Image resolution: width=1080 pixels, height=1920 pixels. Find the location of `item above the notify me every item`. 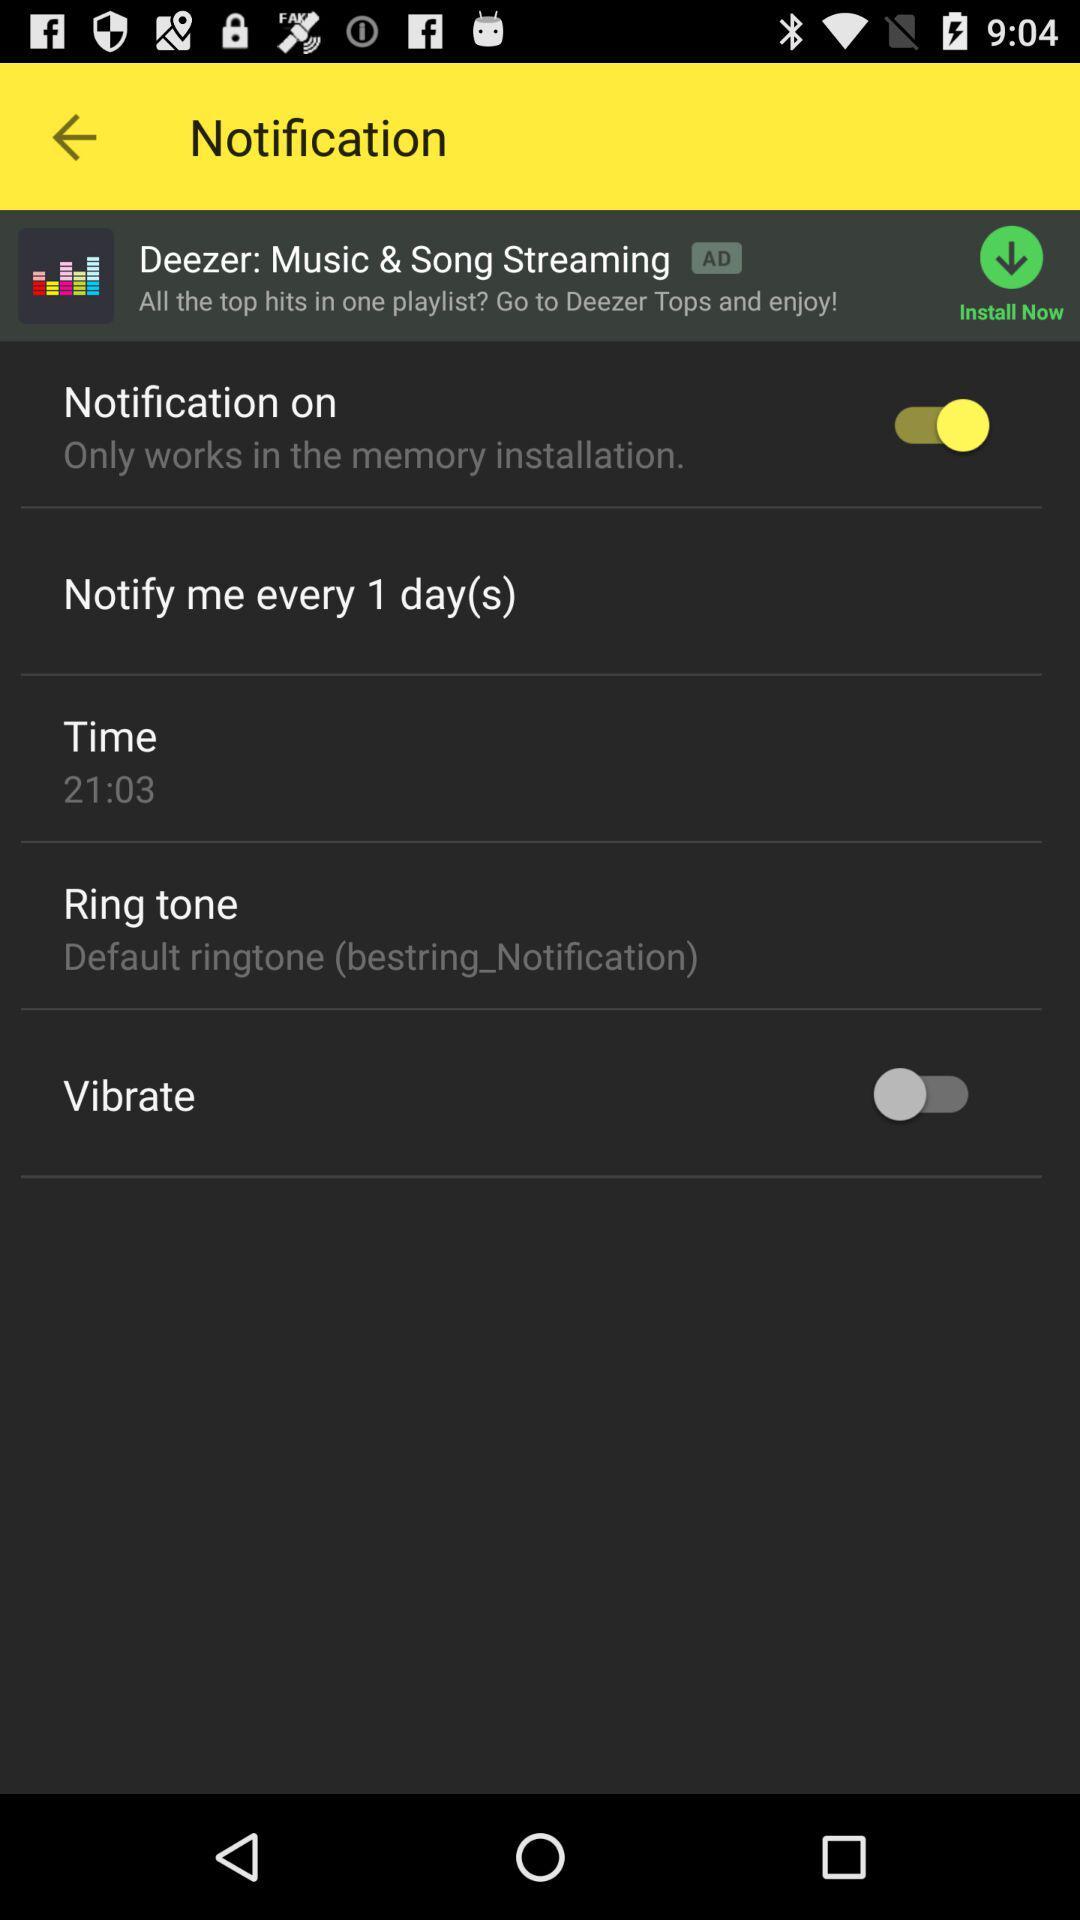

item above the notify me every item is located at coordinates (530, 507).